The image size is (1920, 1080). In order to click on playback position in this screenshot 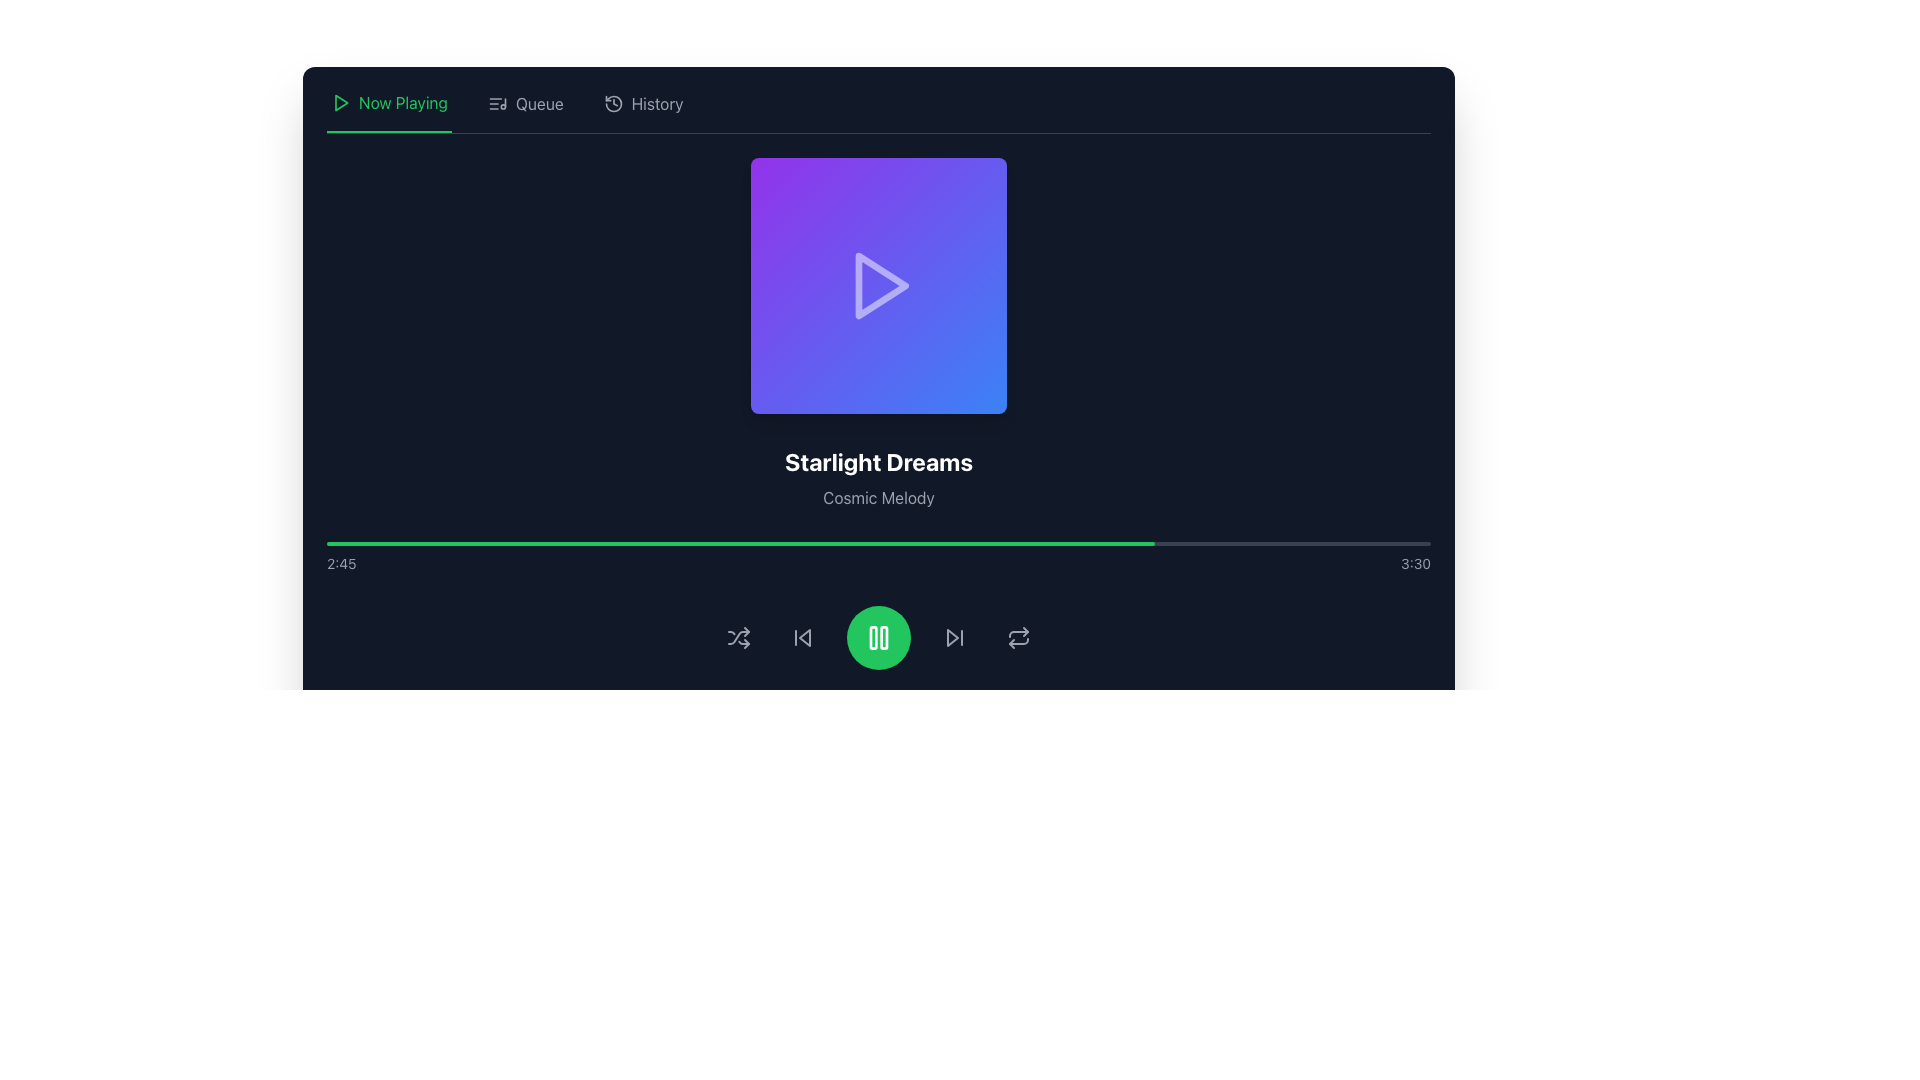, I will do `click(1308, 543)`.